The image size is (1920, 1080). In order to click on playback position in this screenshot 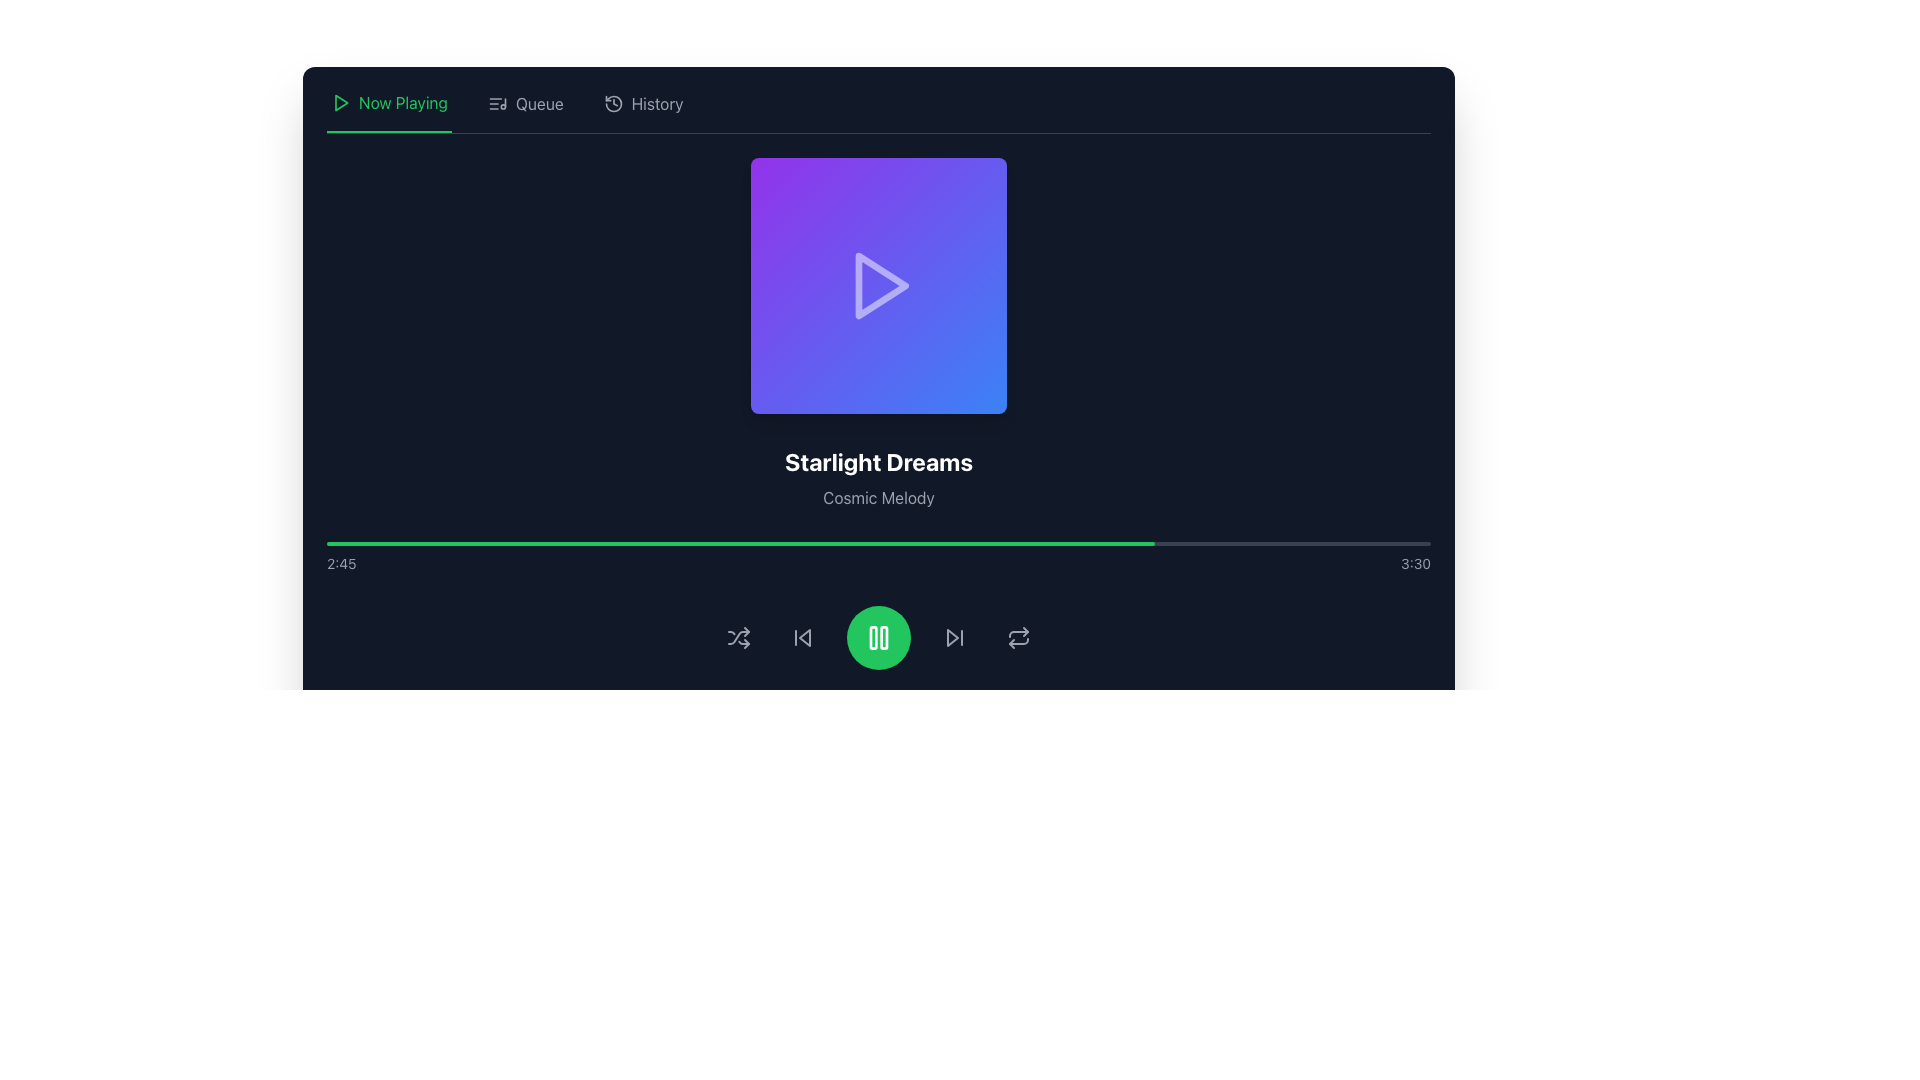, I will do `click(1308, 543)`.